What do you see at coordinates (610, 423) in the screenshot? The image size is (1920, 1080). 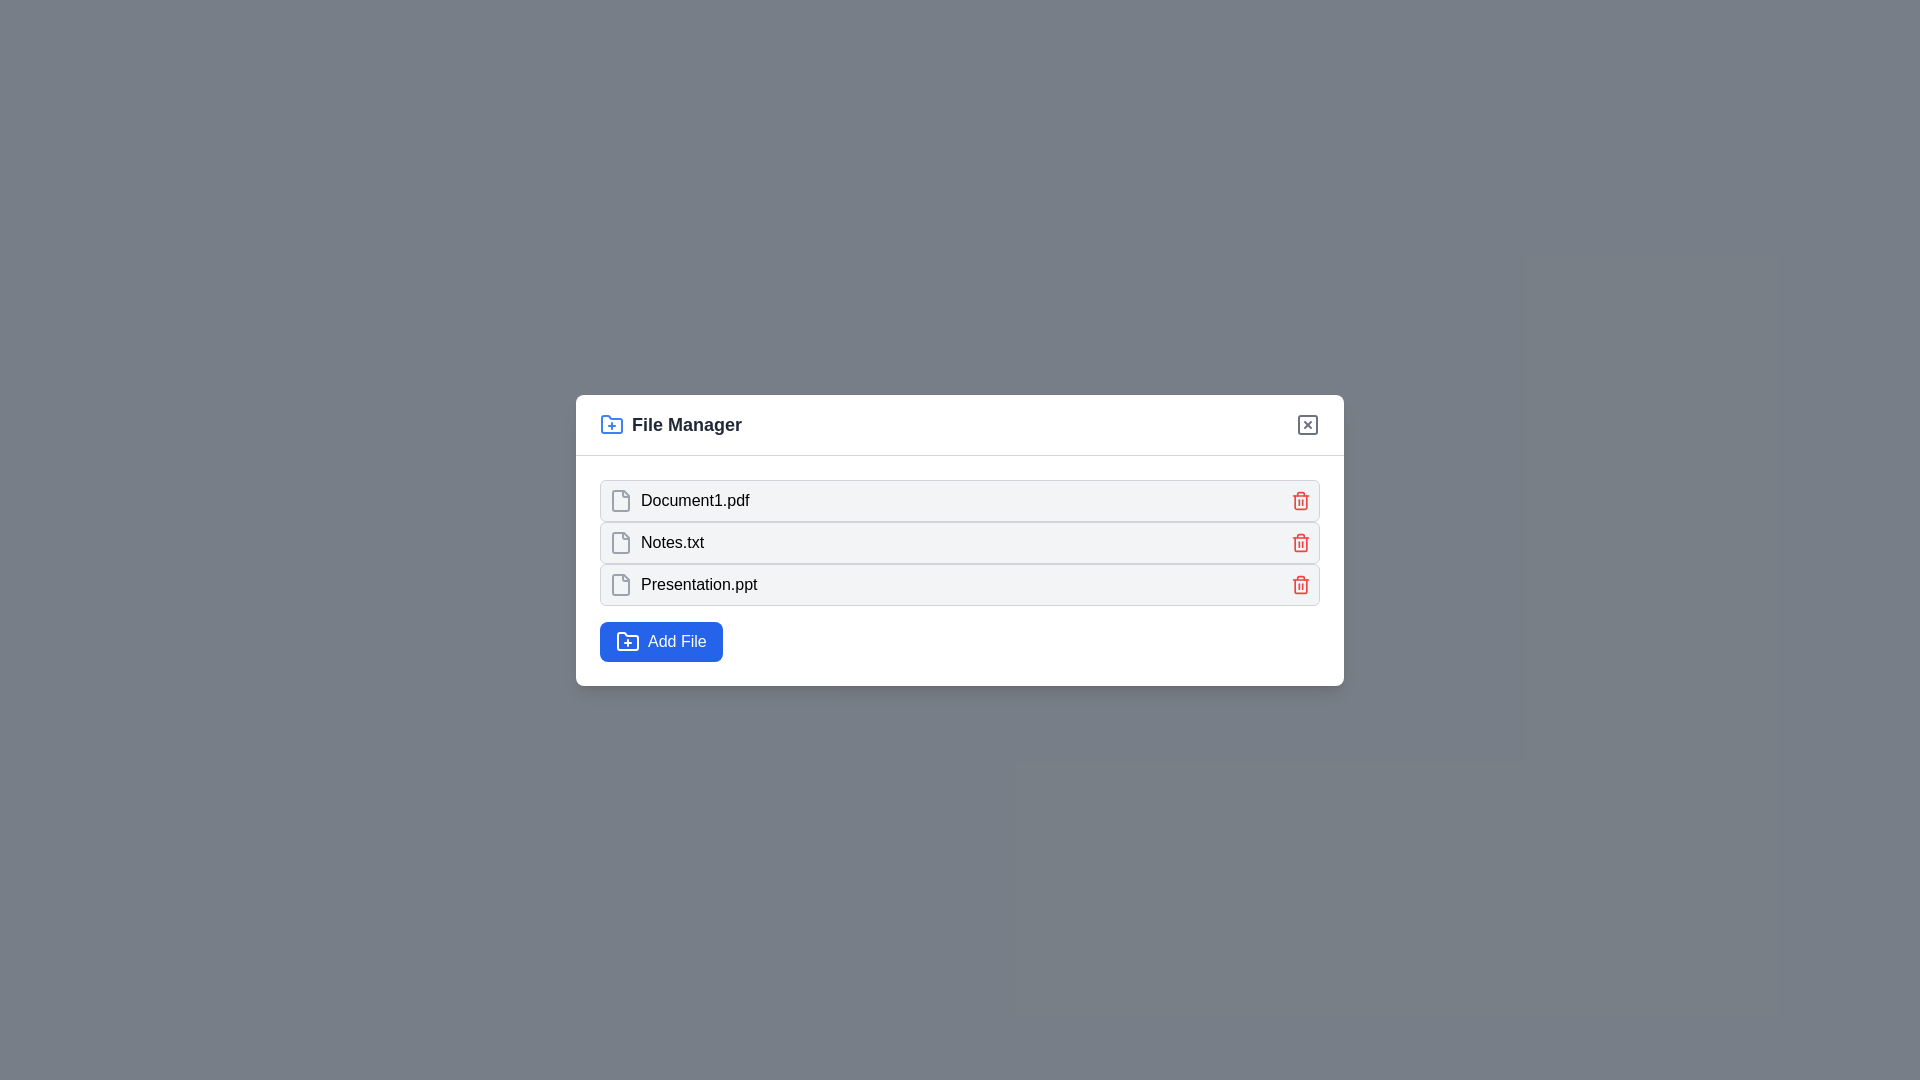 I see `the blue folder icon with a plus sign located on the upper left corner of the 'File Manager' modal` at bounding box center [610, 423].